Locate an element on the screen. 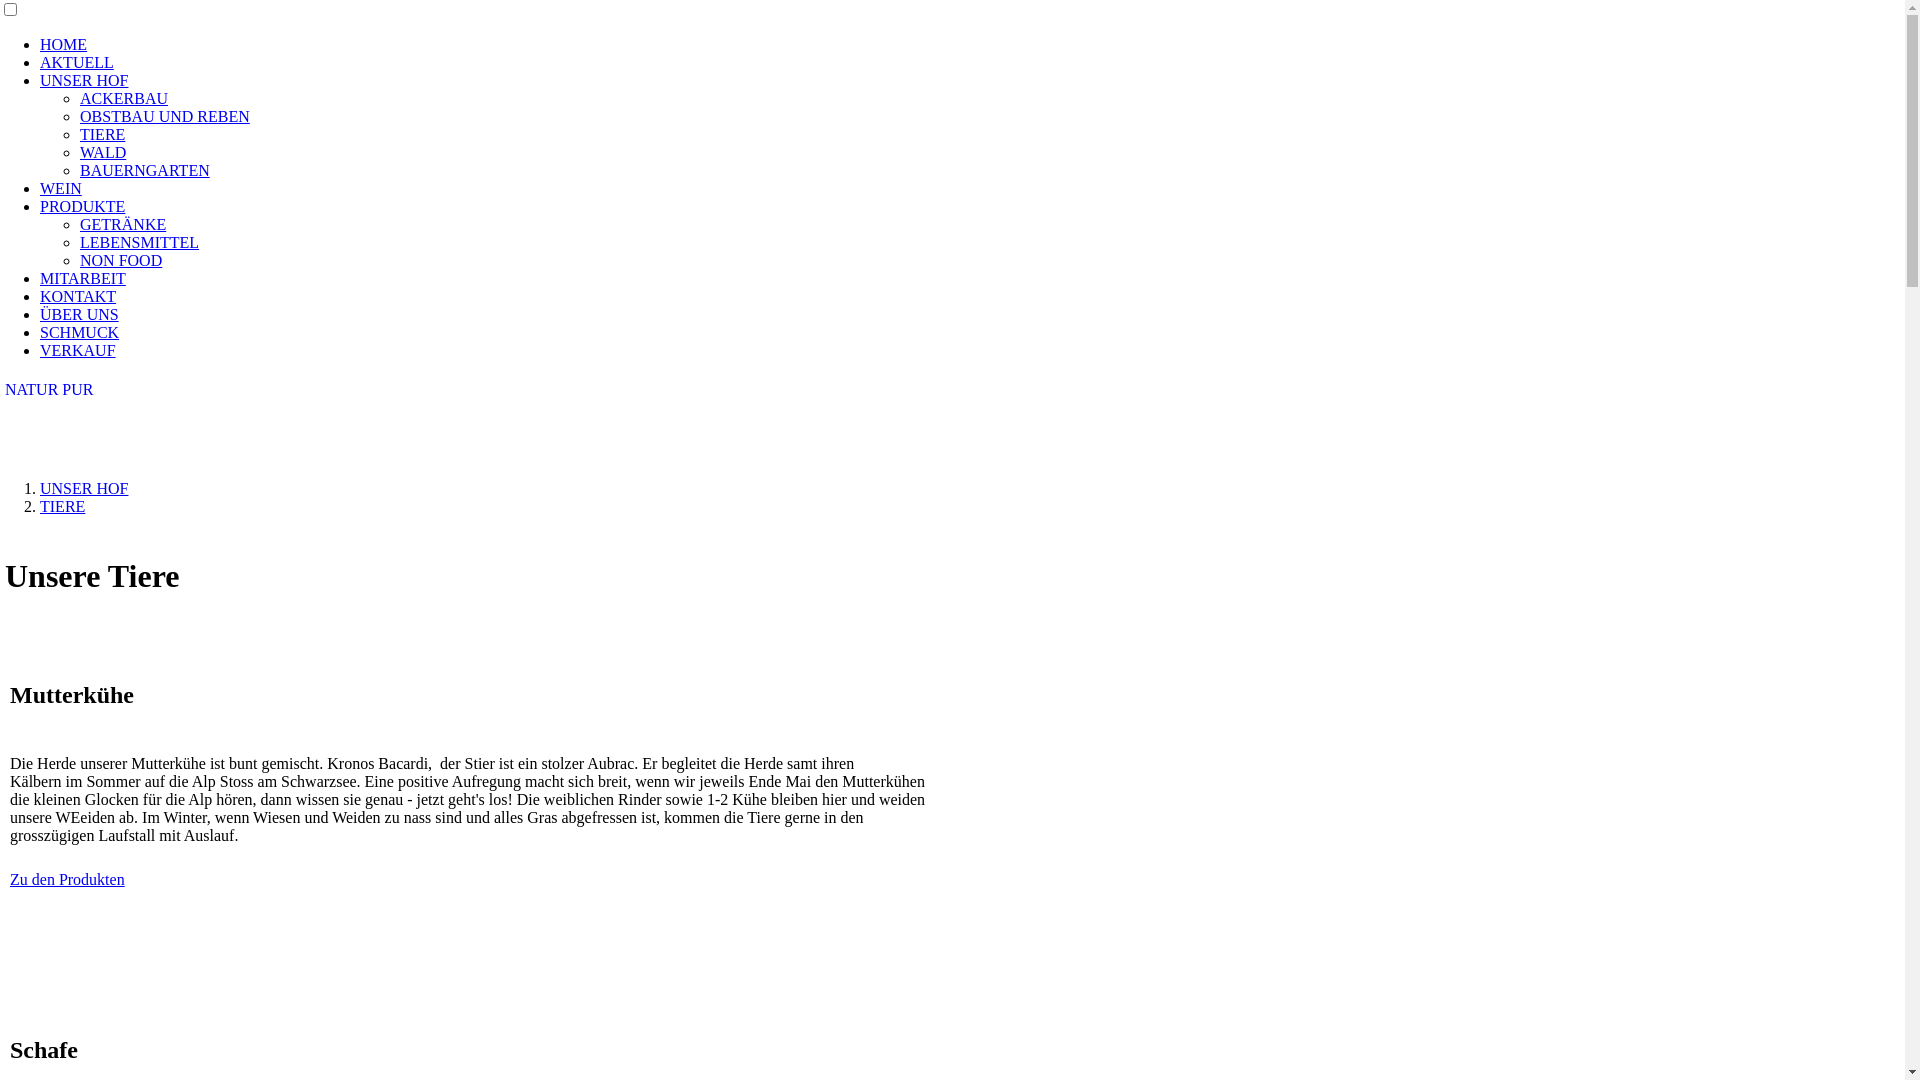 This screenshot has height=1080, width=1920. 'LEBENSMITTEL' is located at coordinates (80, 241).